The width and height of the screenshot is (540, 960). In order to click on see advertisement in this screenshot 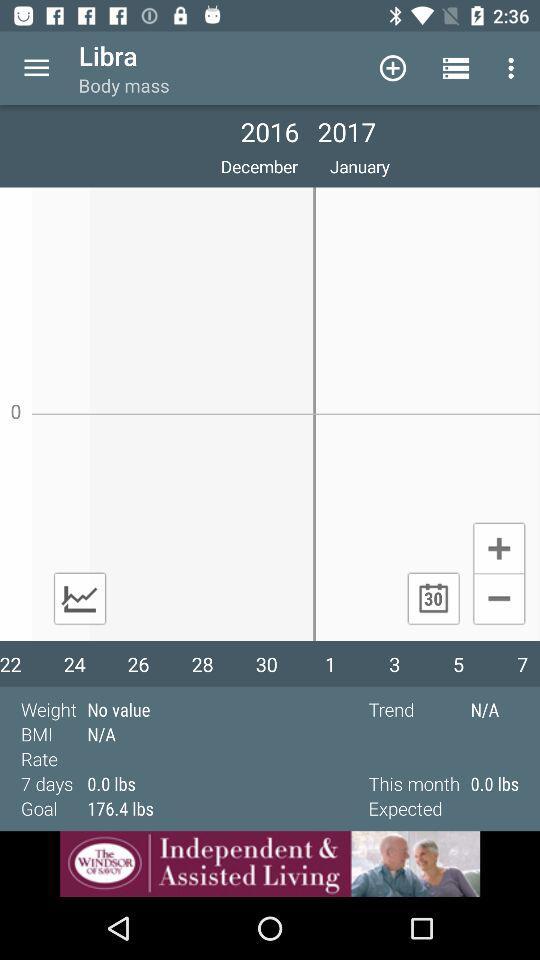, I will do `click(270, 863)`.